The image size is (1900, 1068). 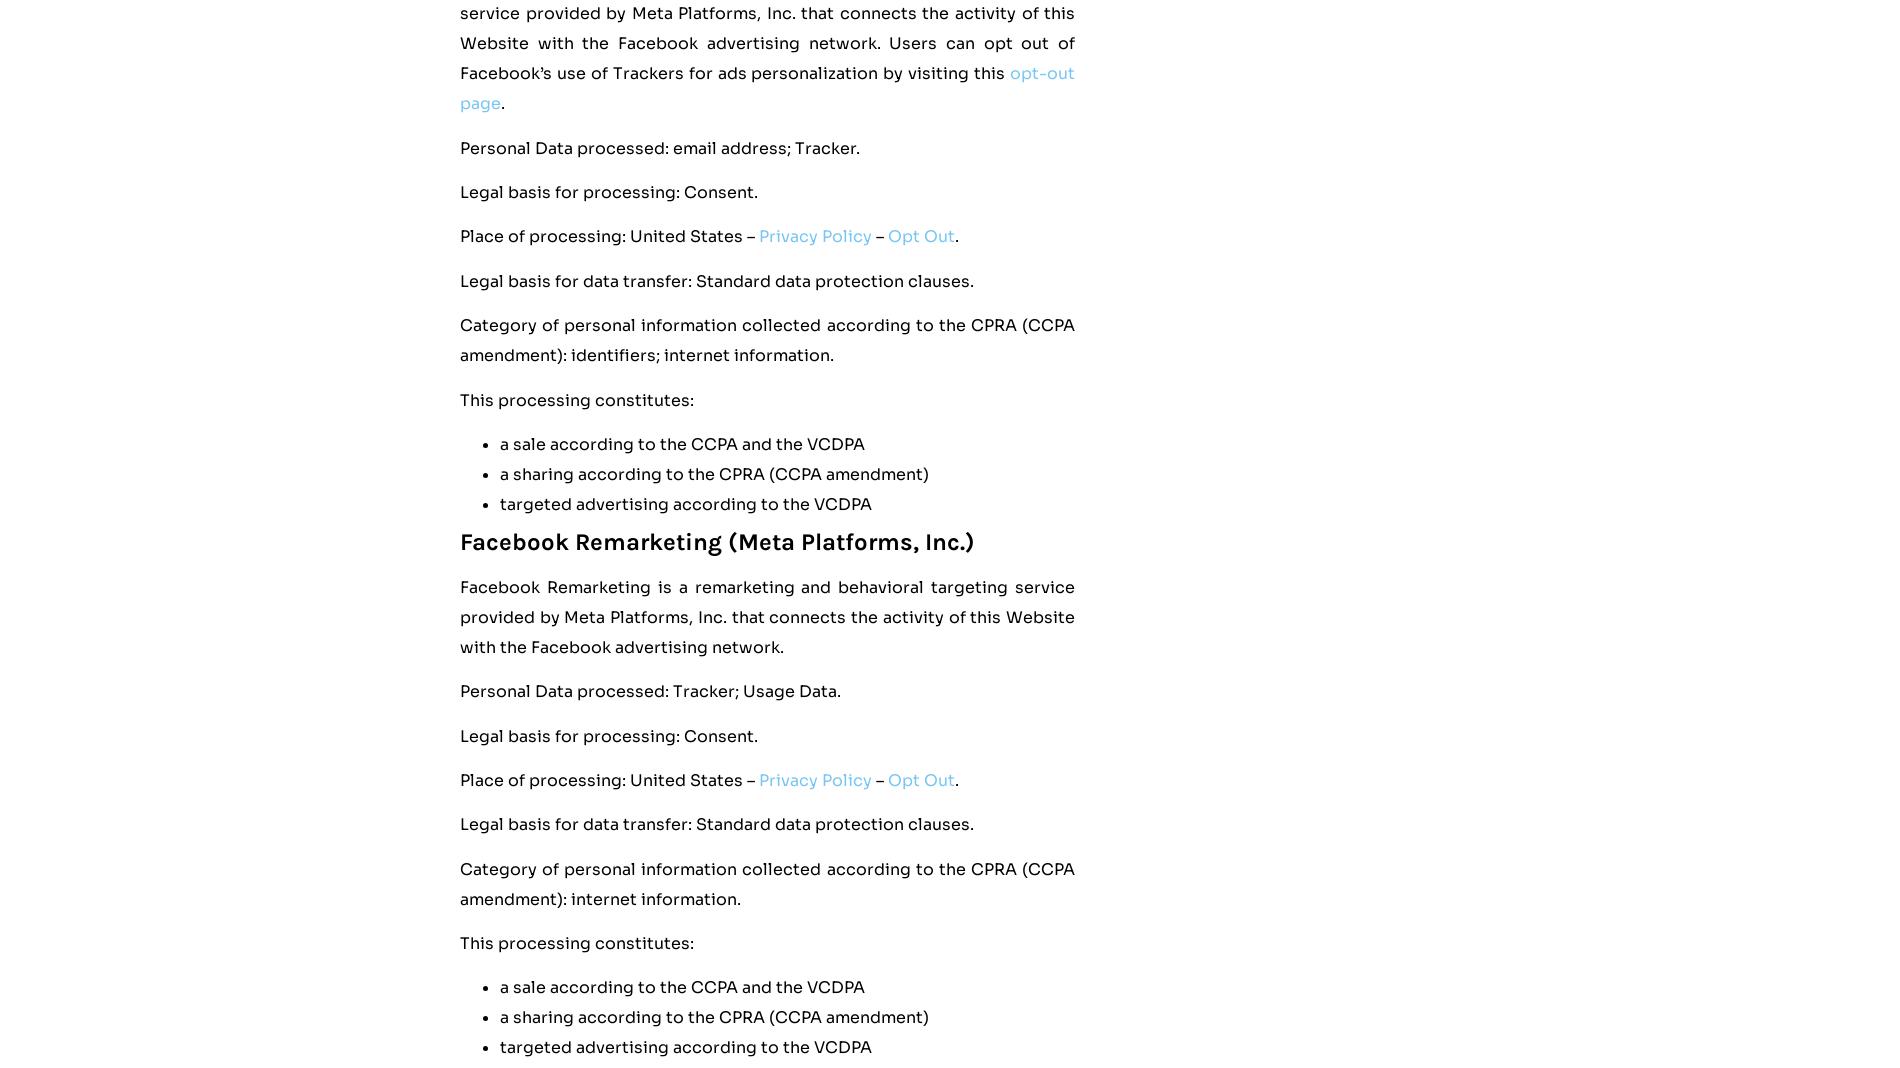 What do you see at coordinates (458, 615) in the screenshot?
I see `'Facebook Remarketing is a remarketing and behavioral targeting service provided by Meta Platforms, Inc. that connects the activity of this Website with the Facebook advertising network.'` at bounding box center [458, 615].